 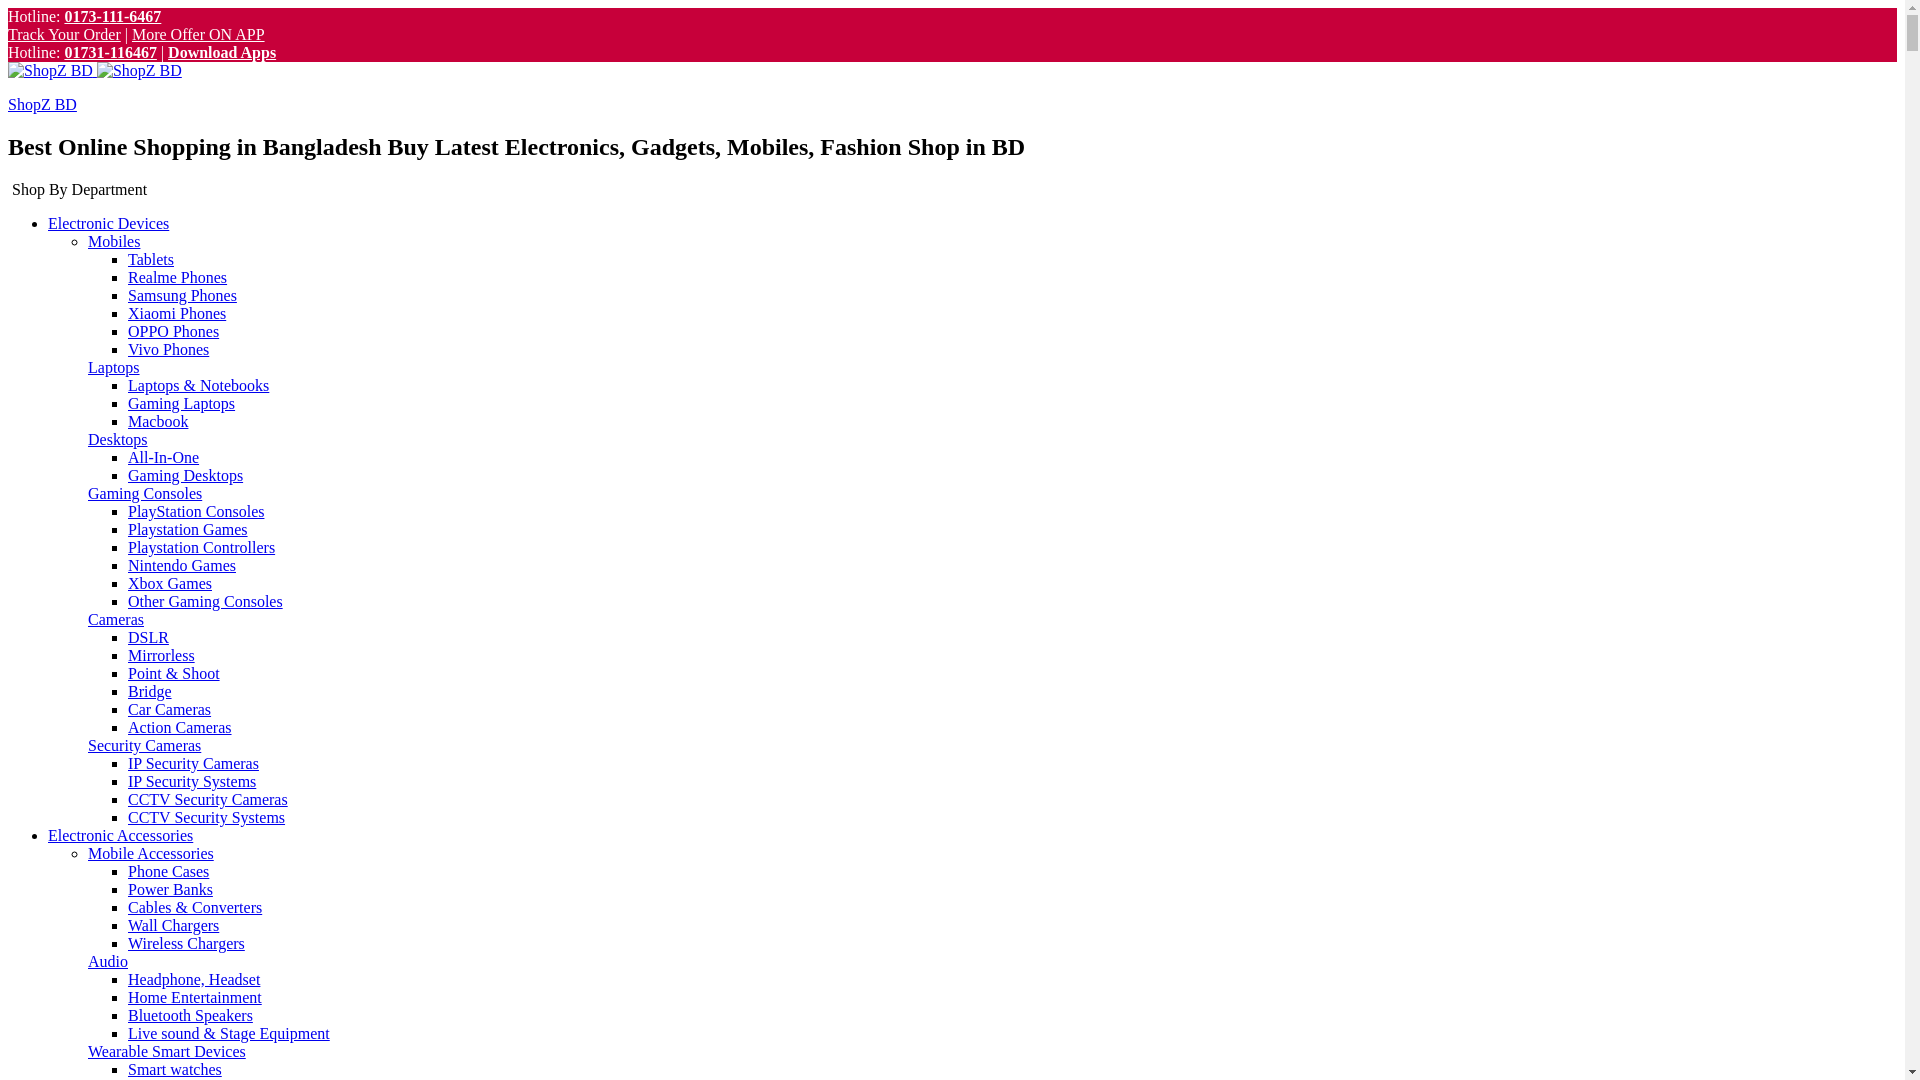 I want to click on 'Live sound & Stage Equipment', so click(x=229, y=1033).